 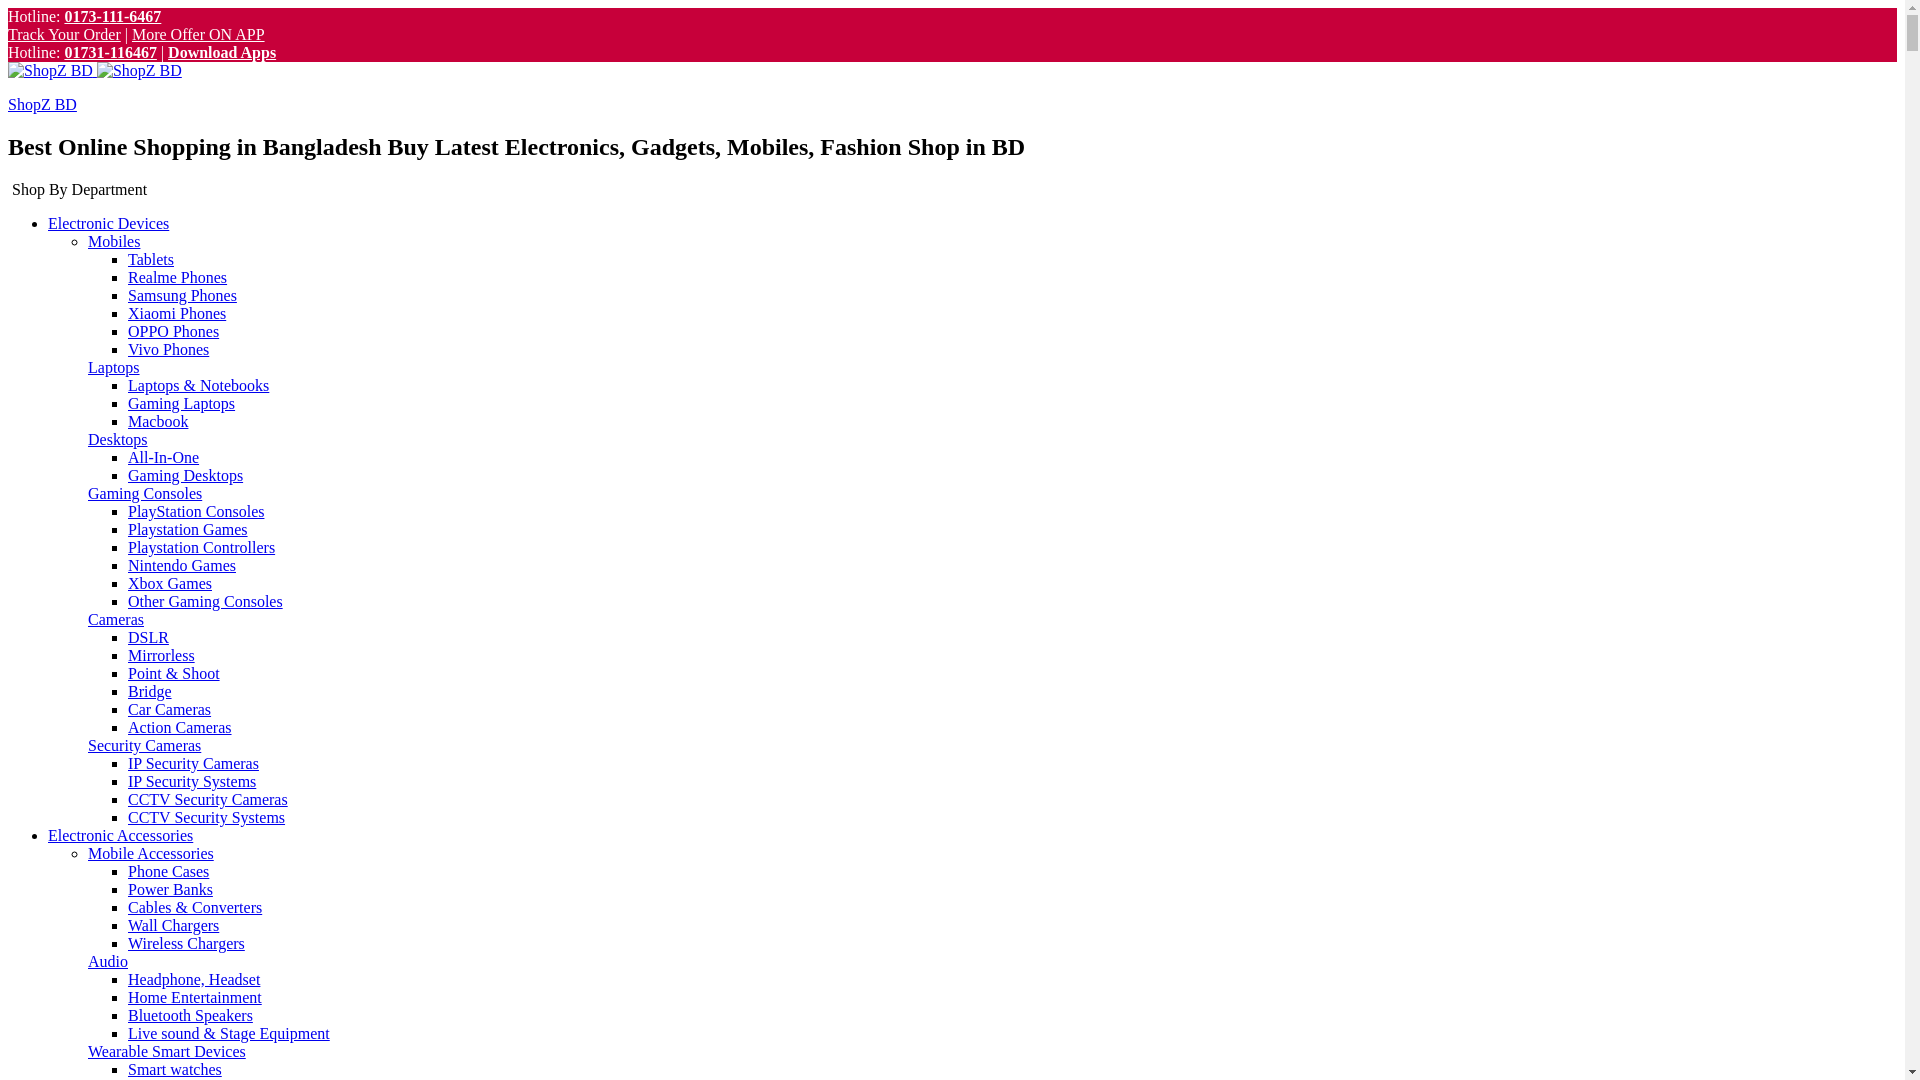 I want to click on 'Live sound & Stage Equipment', so click(x=229, y=1033).